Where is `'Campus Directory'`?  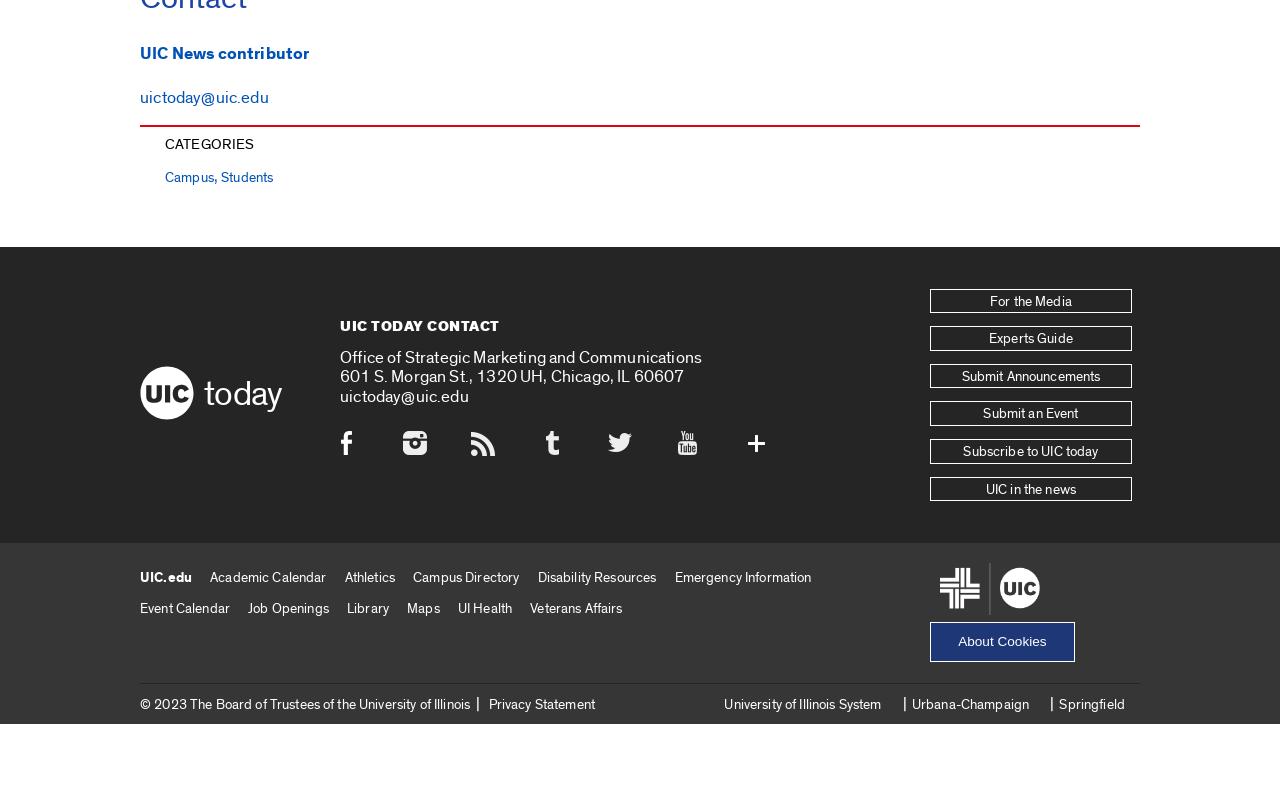
'Campus Directory' is located at coordinates (465, 576).